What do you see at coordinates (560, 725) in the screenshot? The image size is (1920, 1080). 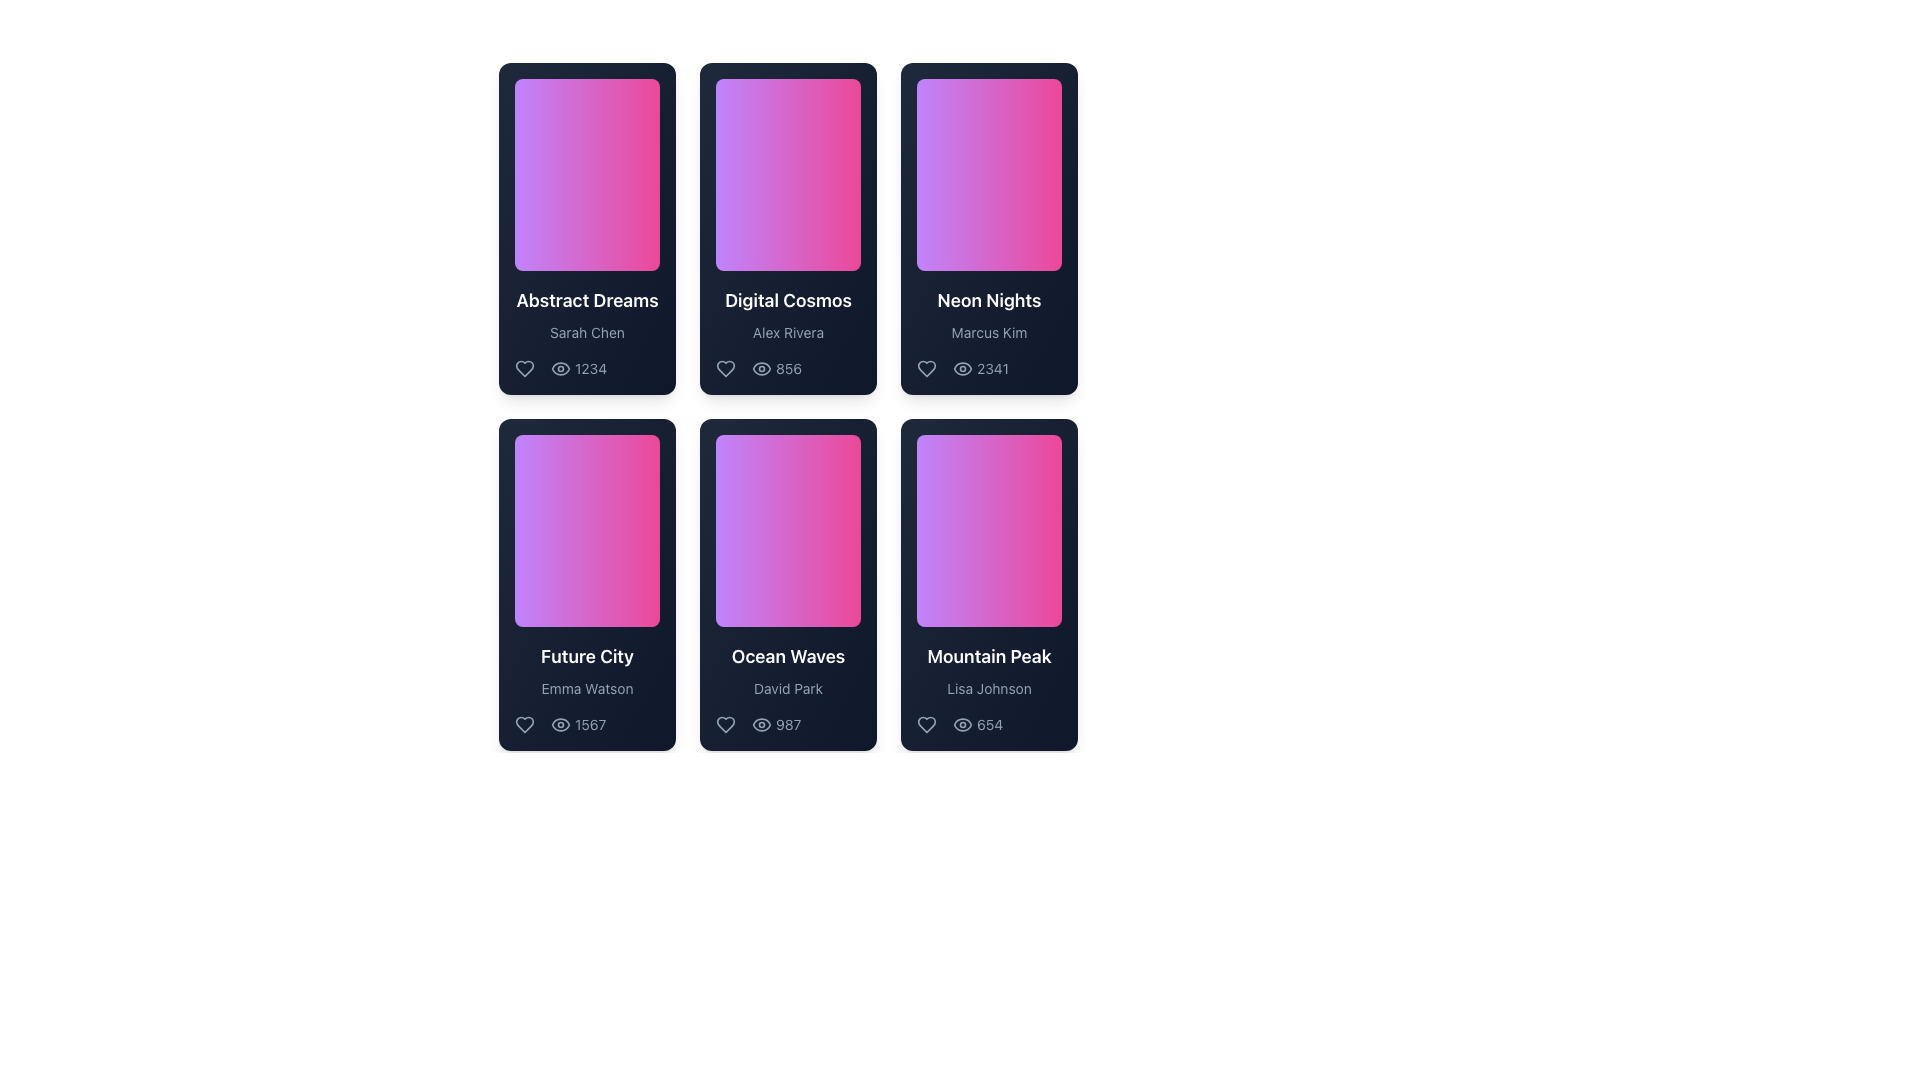 I see `the eye icon representing view counts located to the left of the number '1567' in the 'Future City' card section` at bounding box center [560, 725].